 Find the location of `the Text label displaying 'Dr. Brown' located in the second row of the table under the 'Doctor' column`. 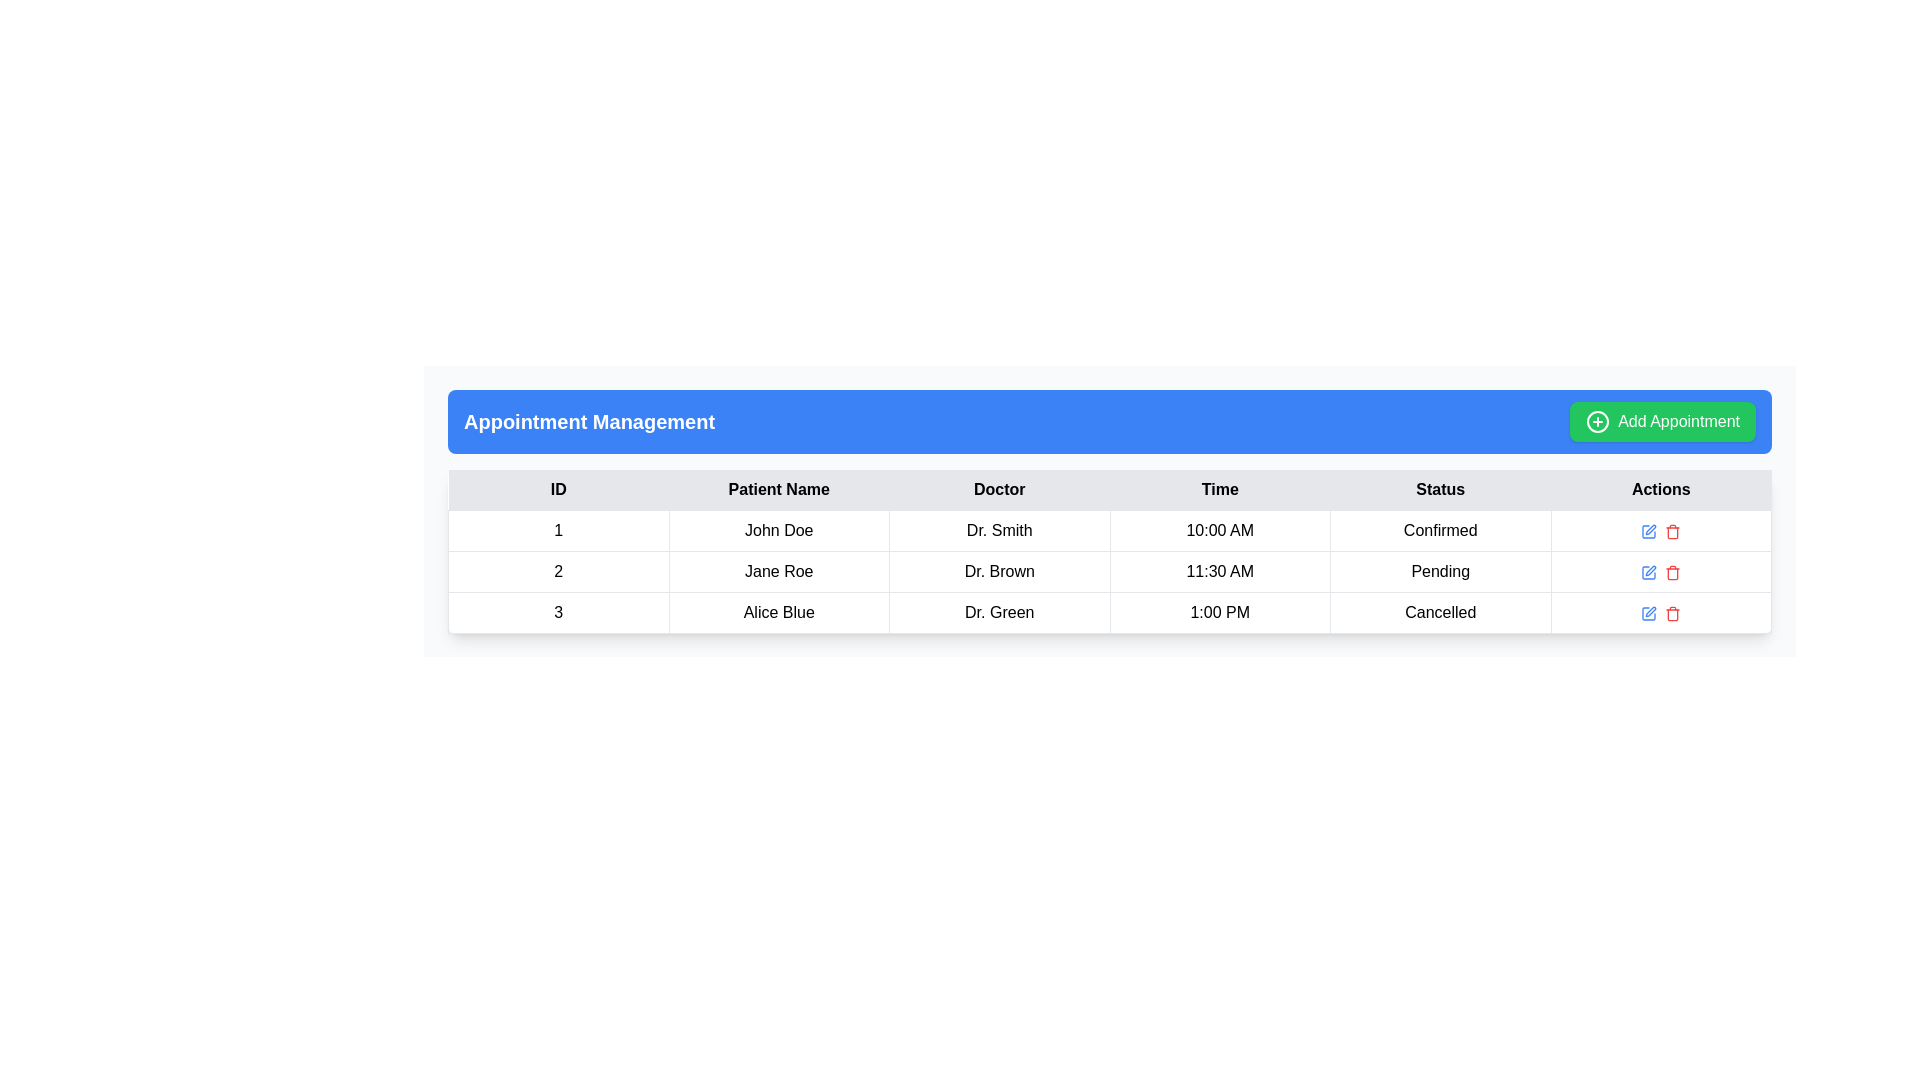

the Text label displaying 'Dr. Brown' located in the second row of the table under the 'Doctor' column is located at coordinates (999, 571).